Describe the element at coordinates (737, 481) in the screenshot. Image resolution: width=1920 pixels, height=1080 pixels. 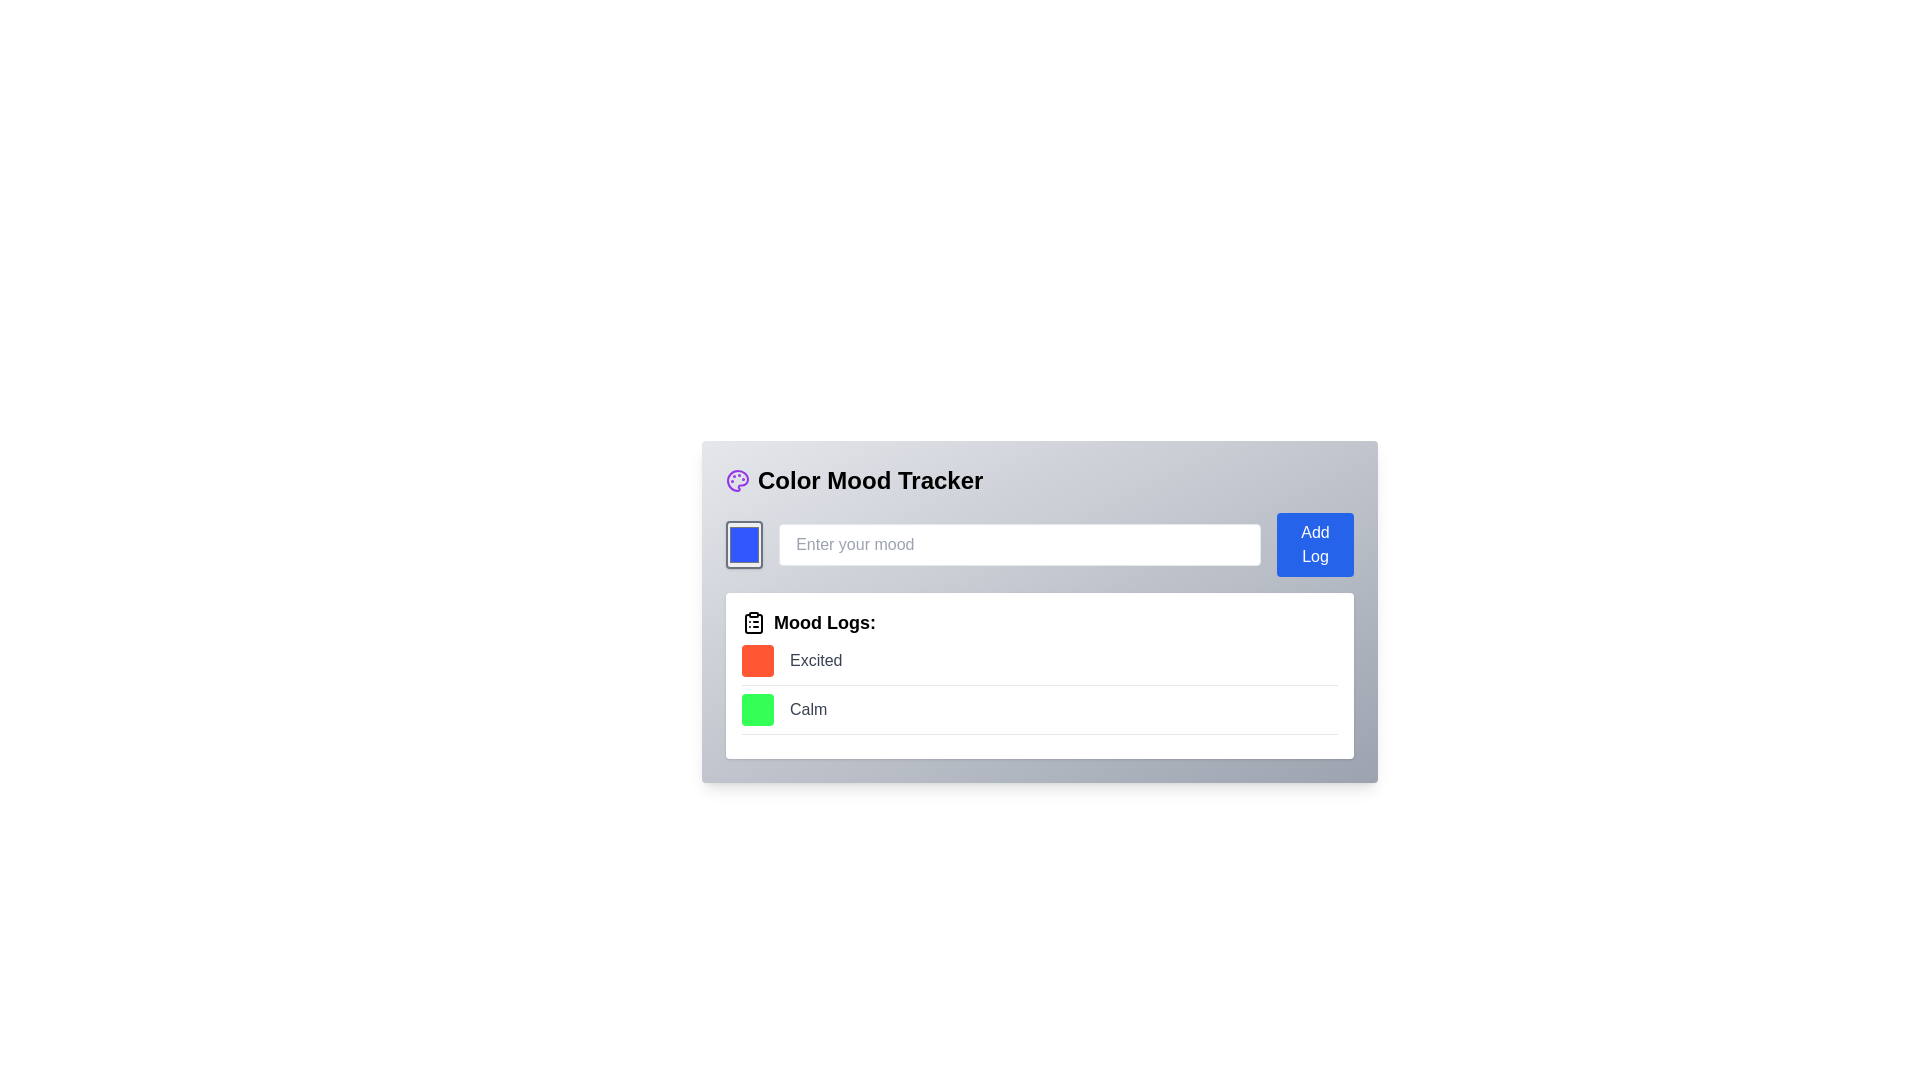
I see `the purple-colored palette icon located to the left of the 'Color Mood Tracker' title text in the header section` at that location.